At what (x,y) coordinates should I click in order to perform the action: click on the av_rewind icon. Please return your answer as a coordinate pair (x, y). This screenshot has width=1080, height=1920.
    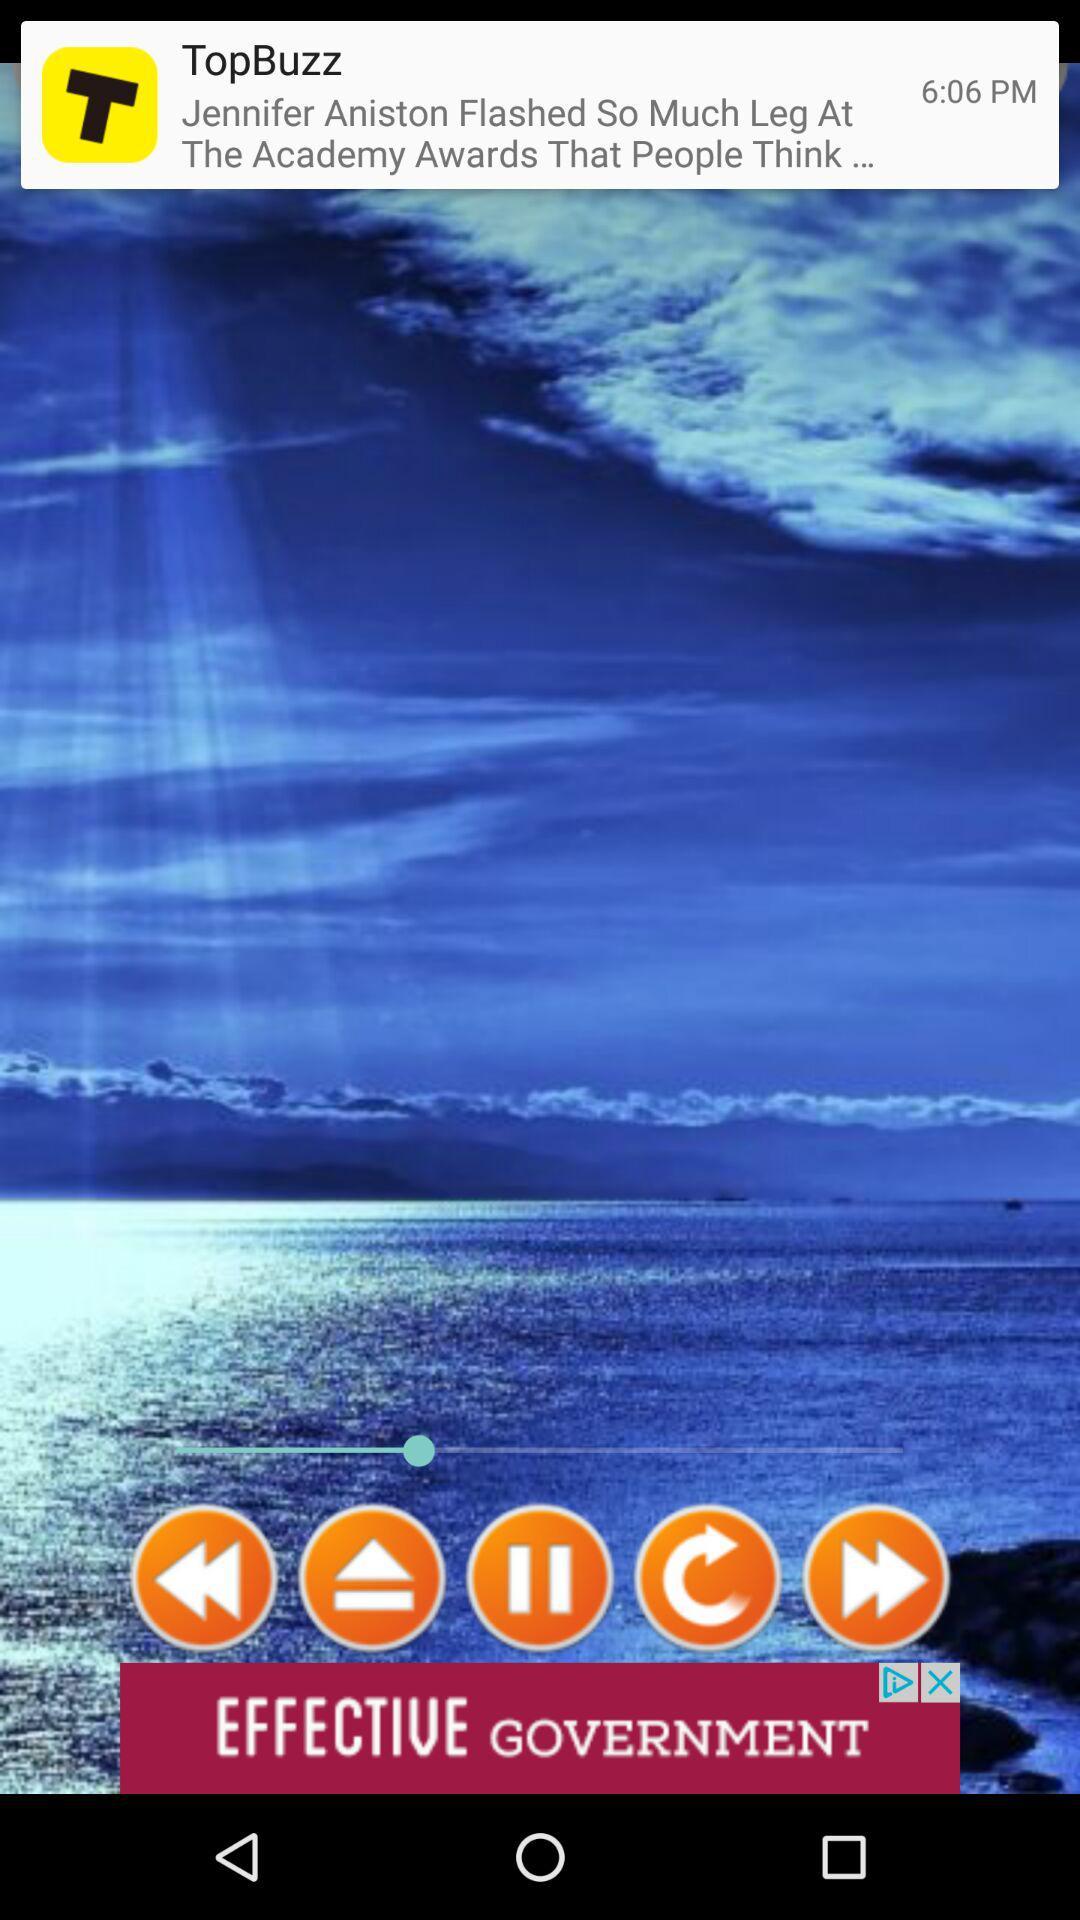
    Looking at the image, I should click on (204, 1688).